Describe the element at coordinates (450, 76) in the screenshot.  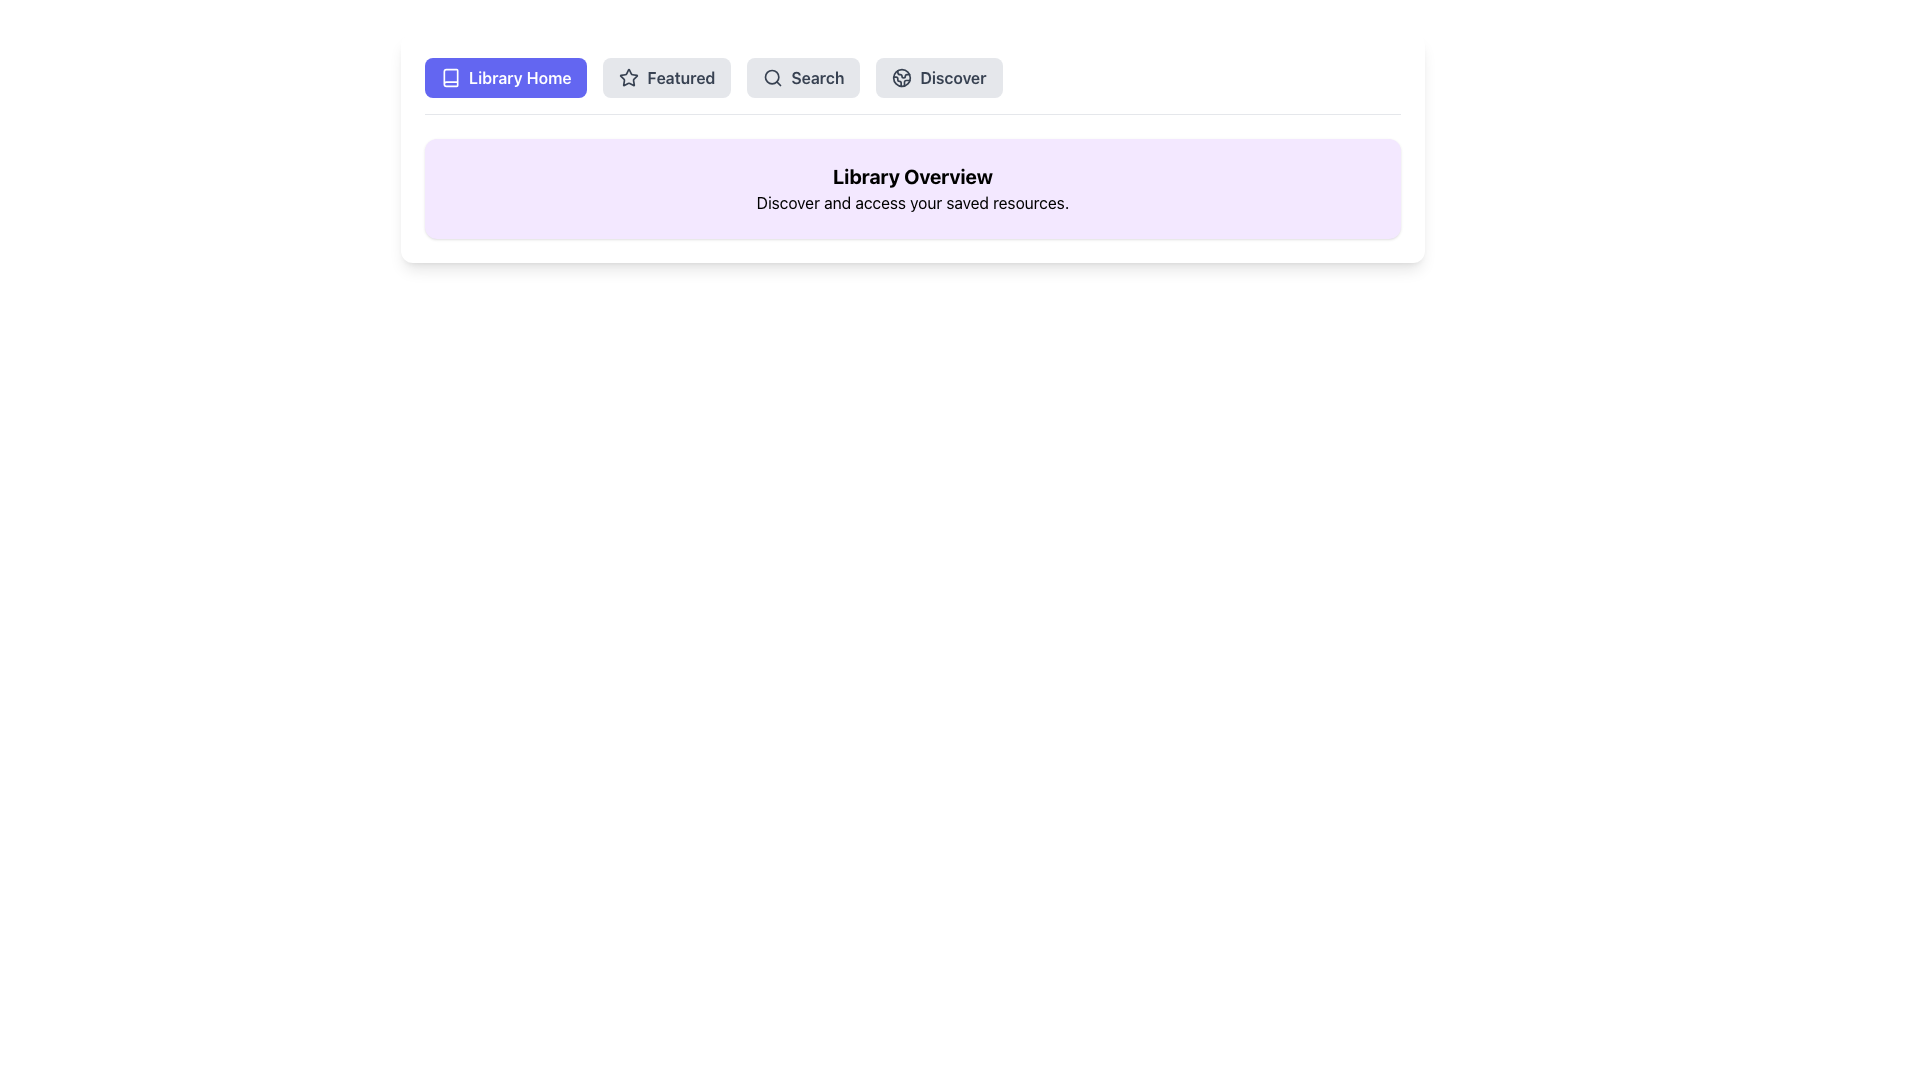
I see `the book icon located to the left of the 'Library Home' button in the header section of the interface` at that location.